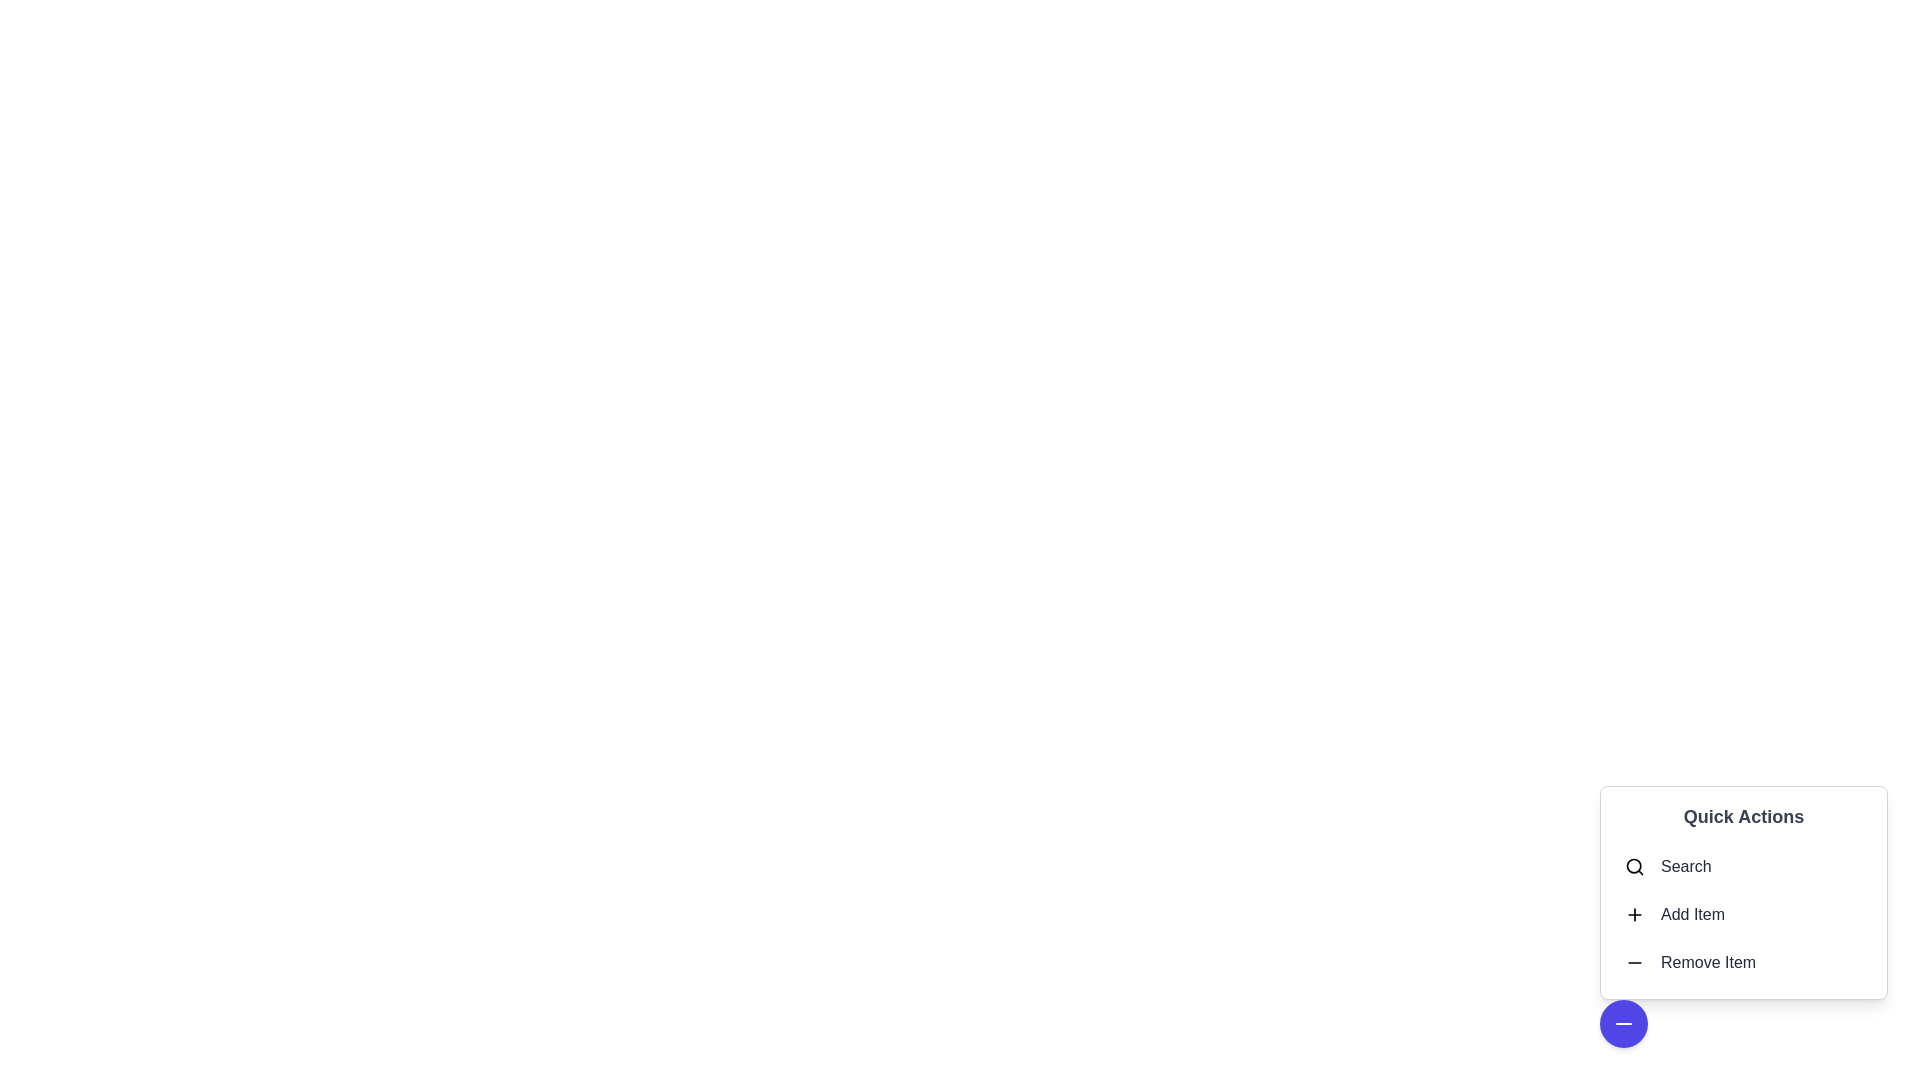 Image resolution: width=1920 pixels, height=1080 pixels. Describe the element at coordinates (1685, 866) in the screenshot. I see `the 'Search' text label, which is styled with a grayish tone and located in the 'Quick Actions' section, slightly to the right of a search icon` at that location.